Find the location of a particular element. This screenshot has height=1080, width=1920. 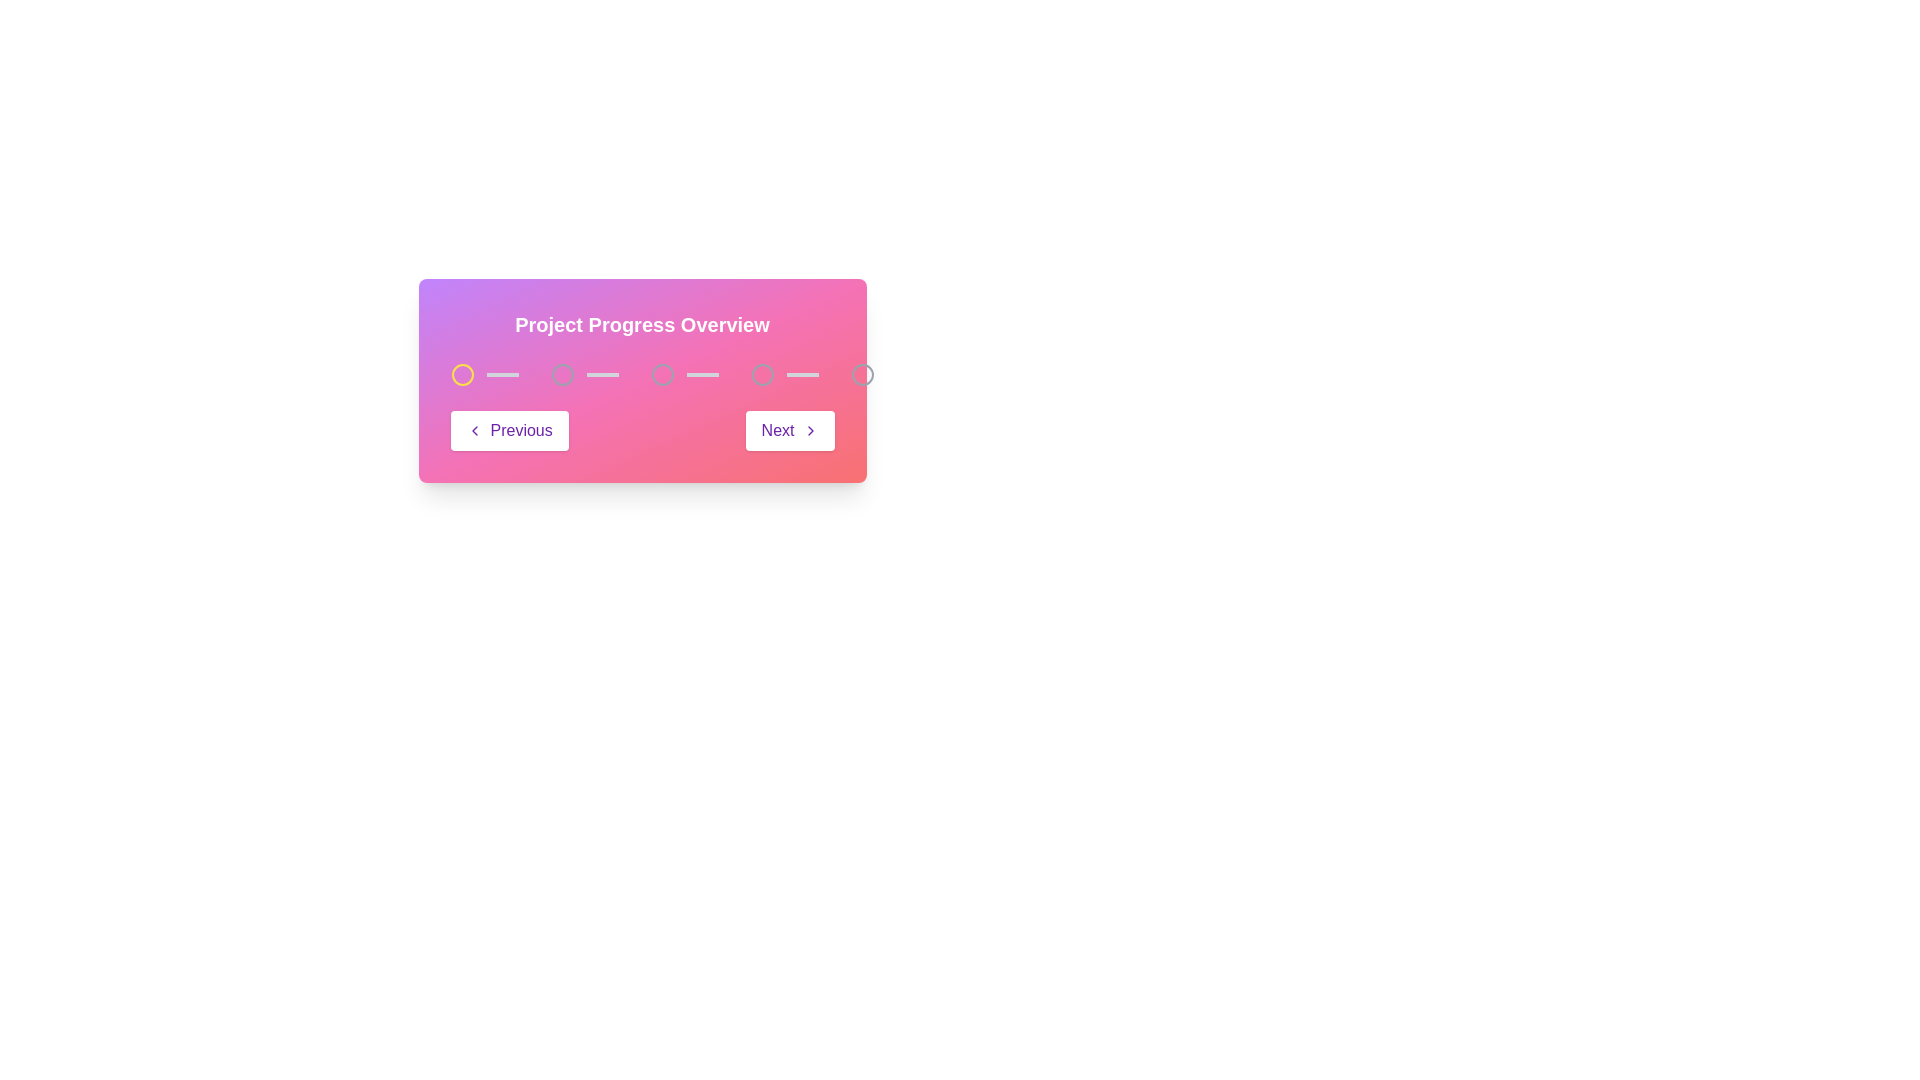

the circular progress indicator with a yellow border located on the left-most side of the row of progress indicators is located at coordinates (461, 374).